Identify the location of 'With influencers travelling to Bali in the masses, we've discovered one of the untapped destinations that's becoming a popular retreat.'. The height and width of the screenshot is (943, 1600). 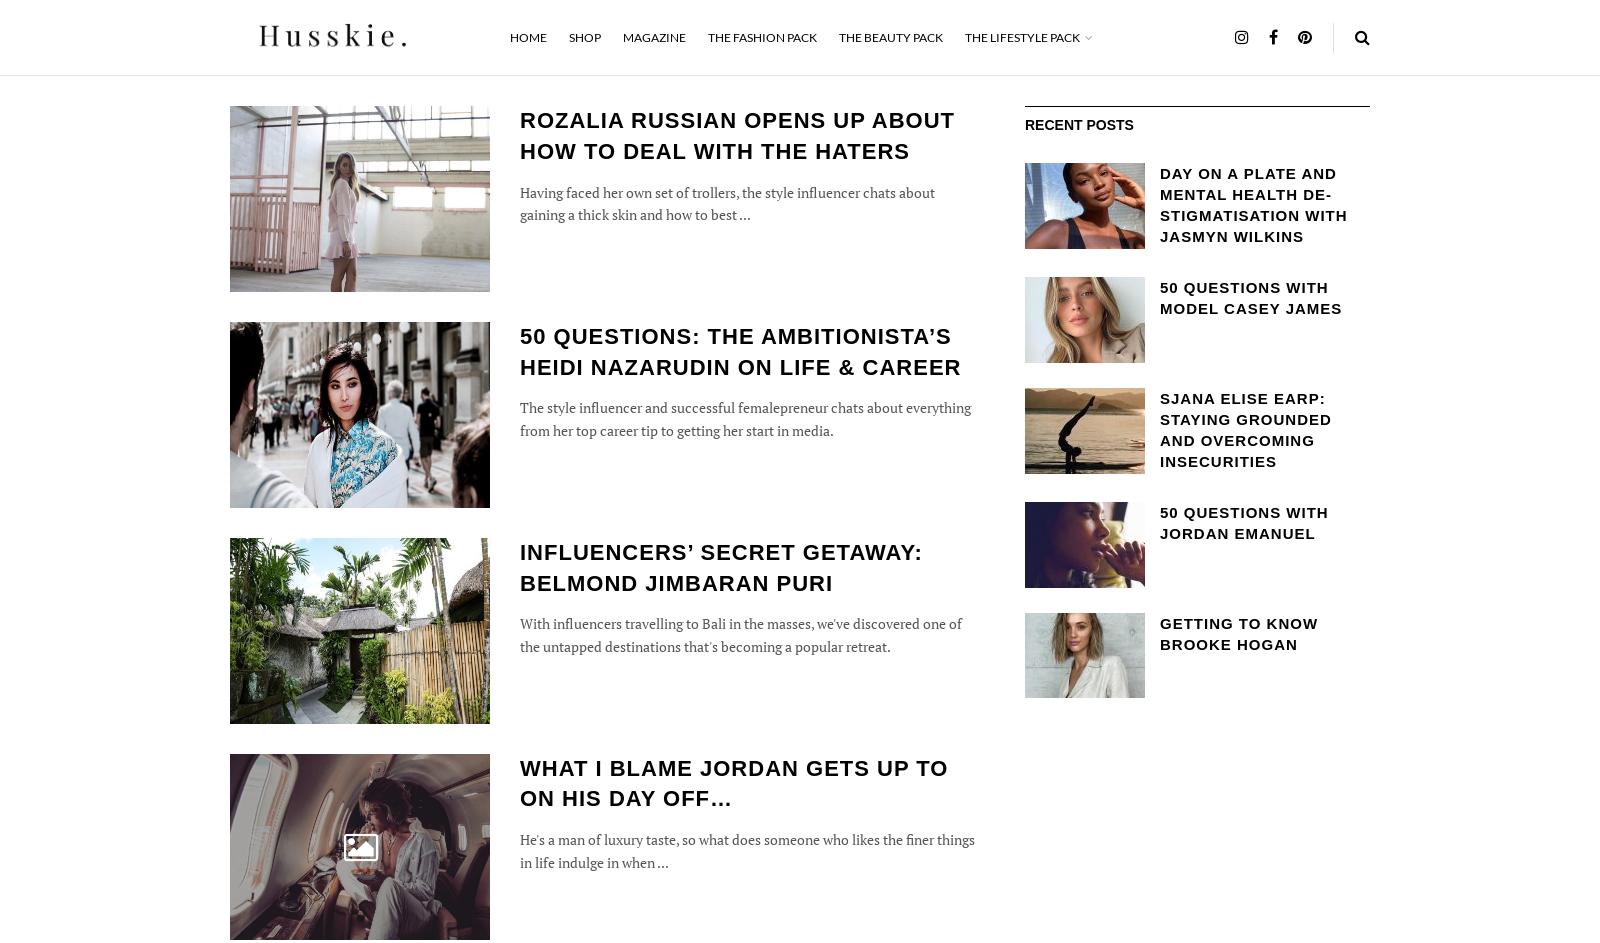
(519, 634).